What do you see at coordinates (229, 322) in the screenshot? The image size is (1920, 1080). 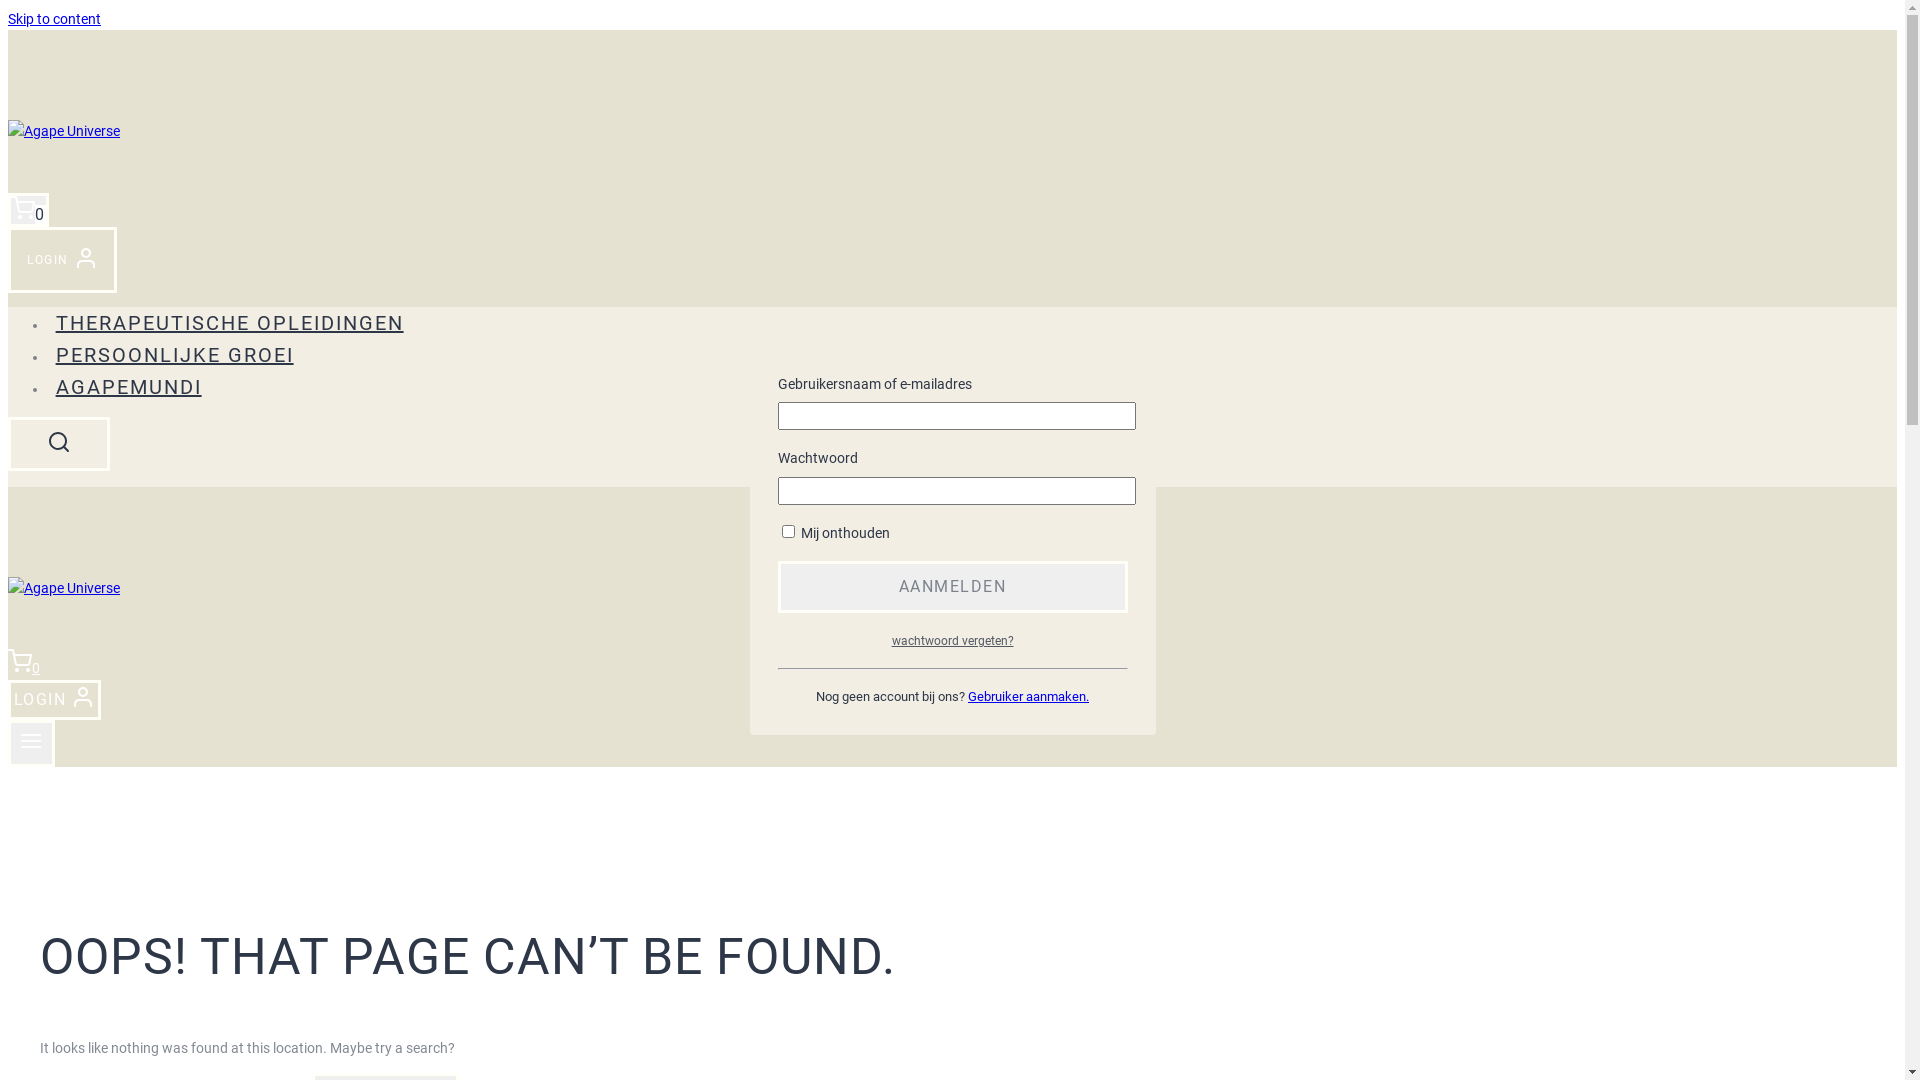 I see `'THERAPEUTISCHE OPLEIDINGEN'` at bounding box center [229, 322].